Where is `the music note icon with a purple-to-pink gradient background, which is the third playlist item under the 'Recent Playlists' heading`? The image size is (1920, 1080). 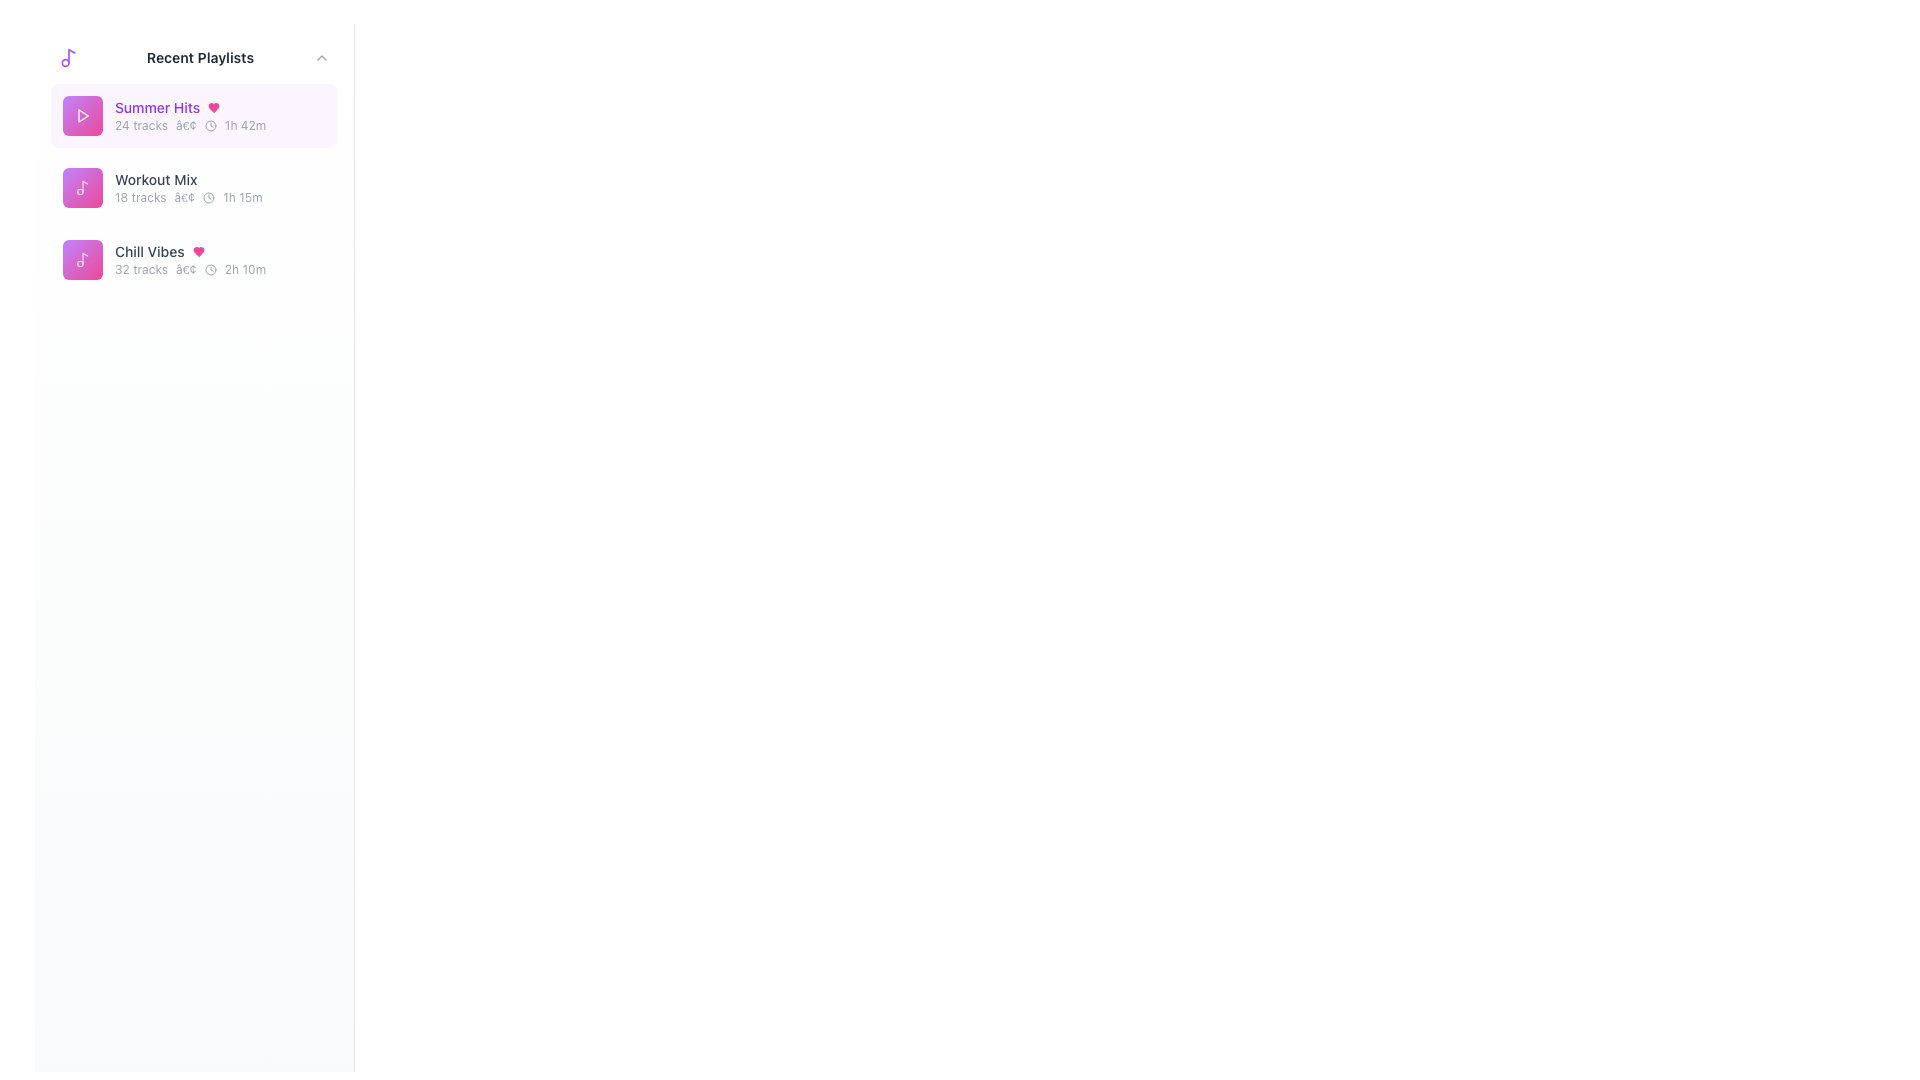
the music note icon with a purple-to-pink gradient background, which is the third playlist item under the 'Recent Playlists' heading is located at coordinates (81, 258).